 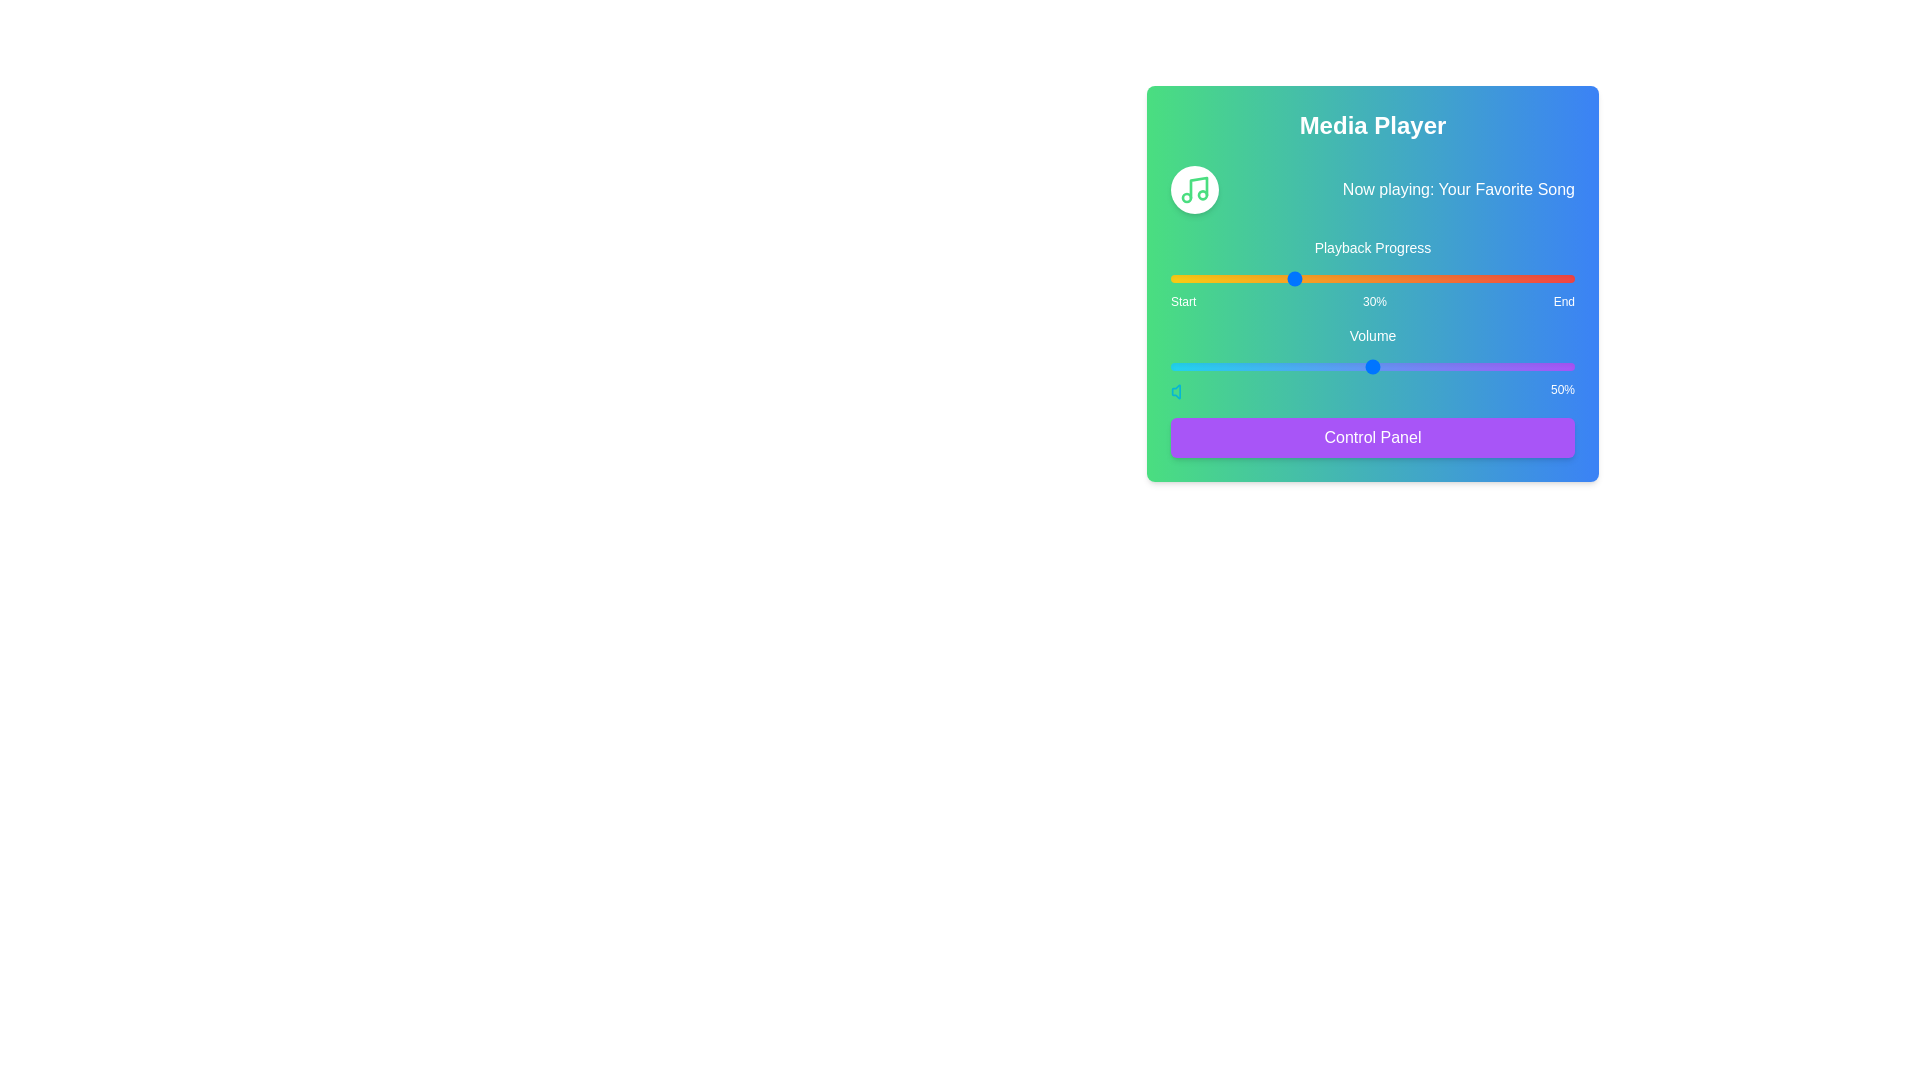 I want to click on the volume slider to 5%, so click(x=1191, y=366).